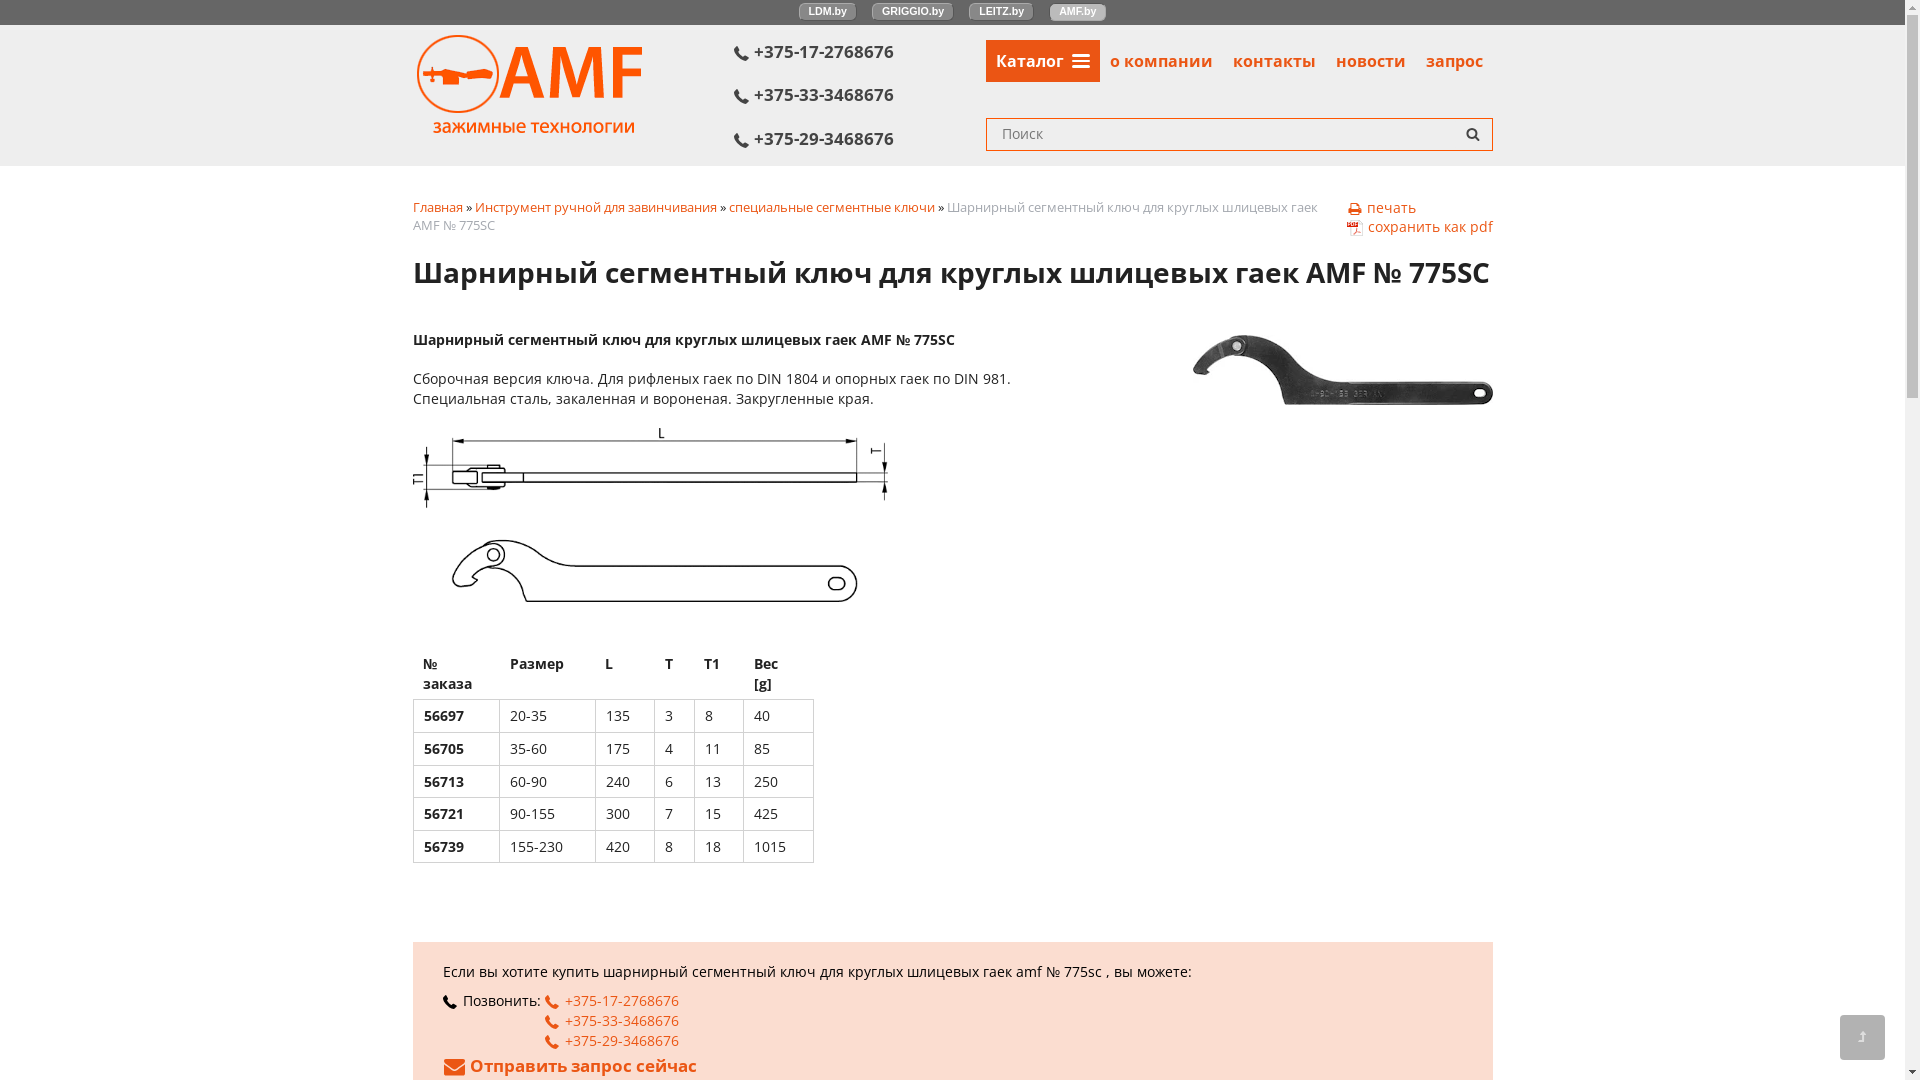 Image resolution: width=1920 pixels, height=1080 pixels. Describe the element at coordinates (828, 11) in the screenshot. I see `'LDM.by'` at that location.